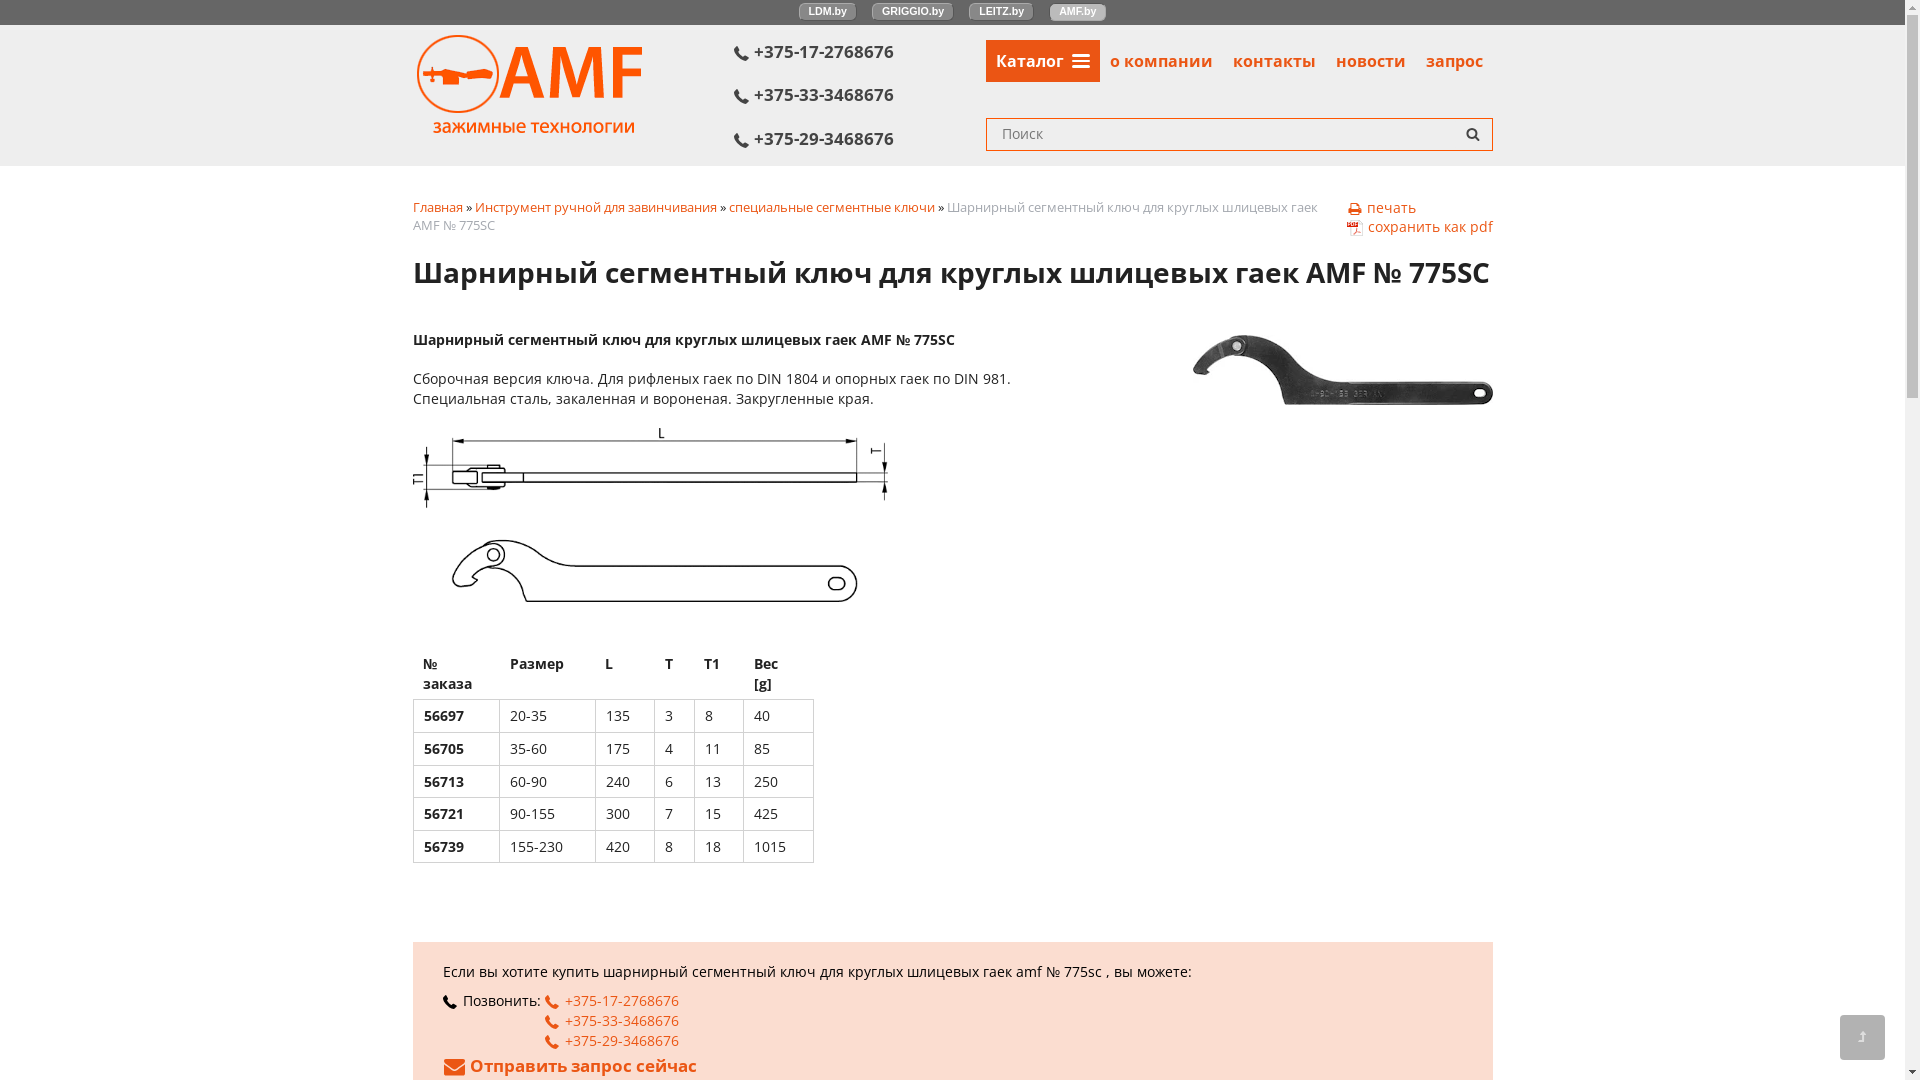 Image resolution: width=1920 pixels, height=1080 pixels. Describe the element at coordinates (828, 11) in the screenshot. I see `'LDM.by'` at that location.